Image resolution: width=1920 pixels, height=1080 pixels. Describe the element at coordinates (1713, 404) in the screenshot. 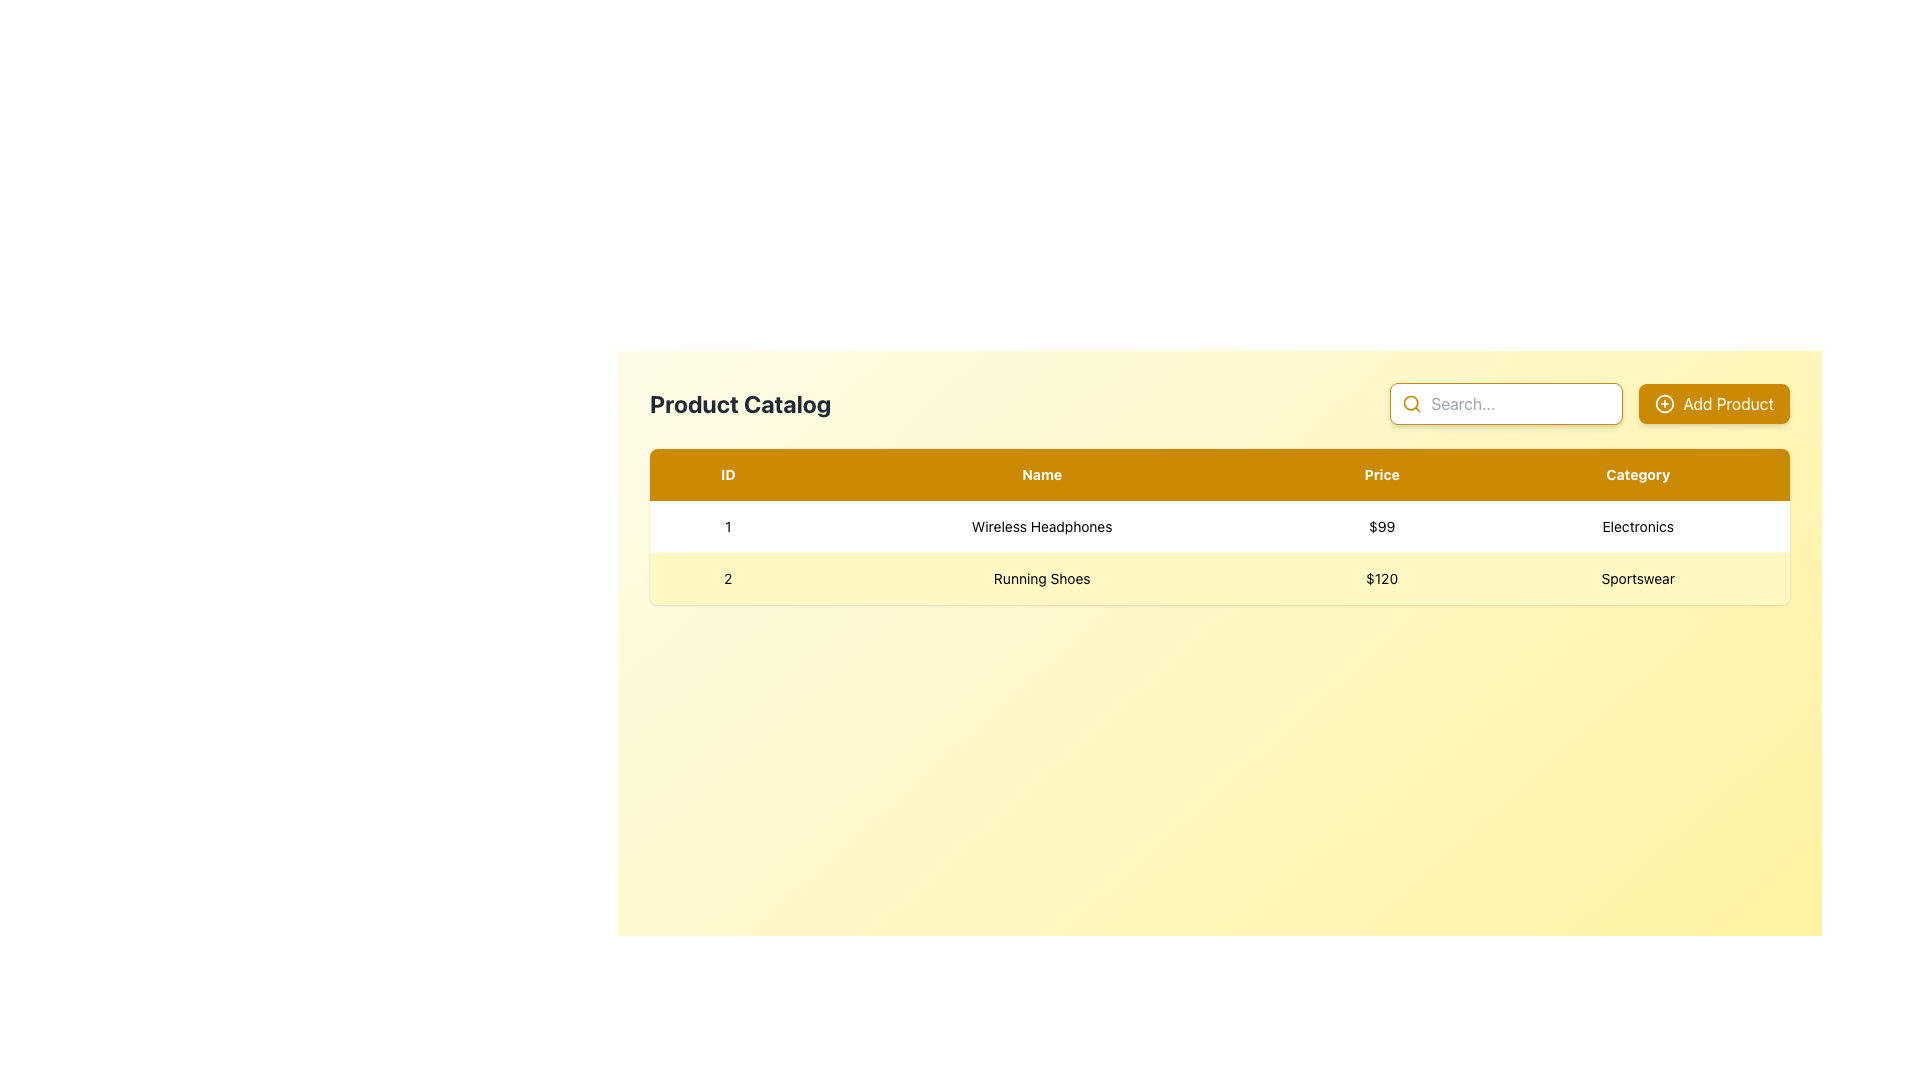

I see `the button located at the top right corner of the header area above the product listing table to initiate the action for adding a new product` at that location.